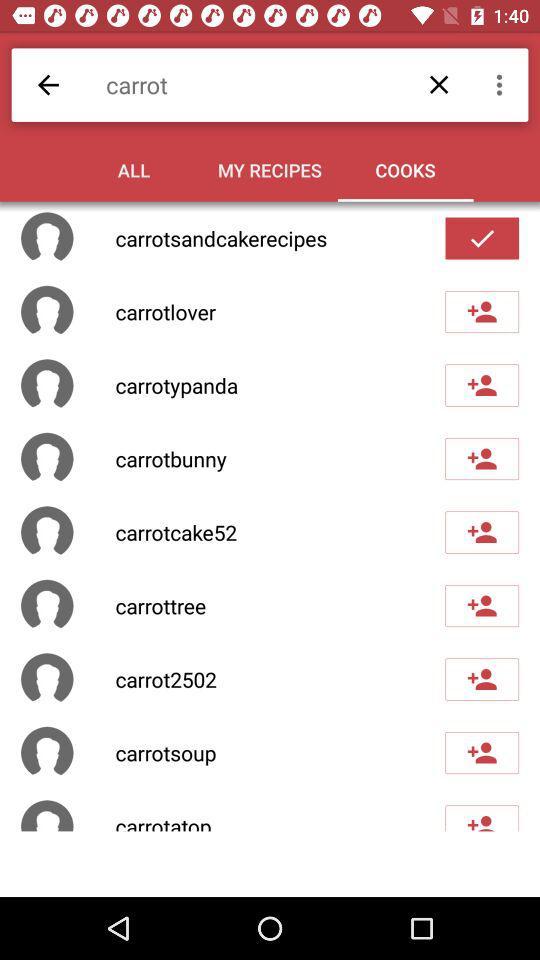  What do you see at coordinates (47, 752) in the screenshot?
I see `the last second box which is right side of the carrotsoup` at bounding box center [47, 752].